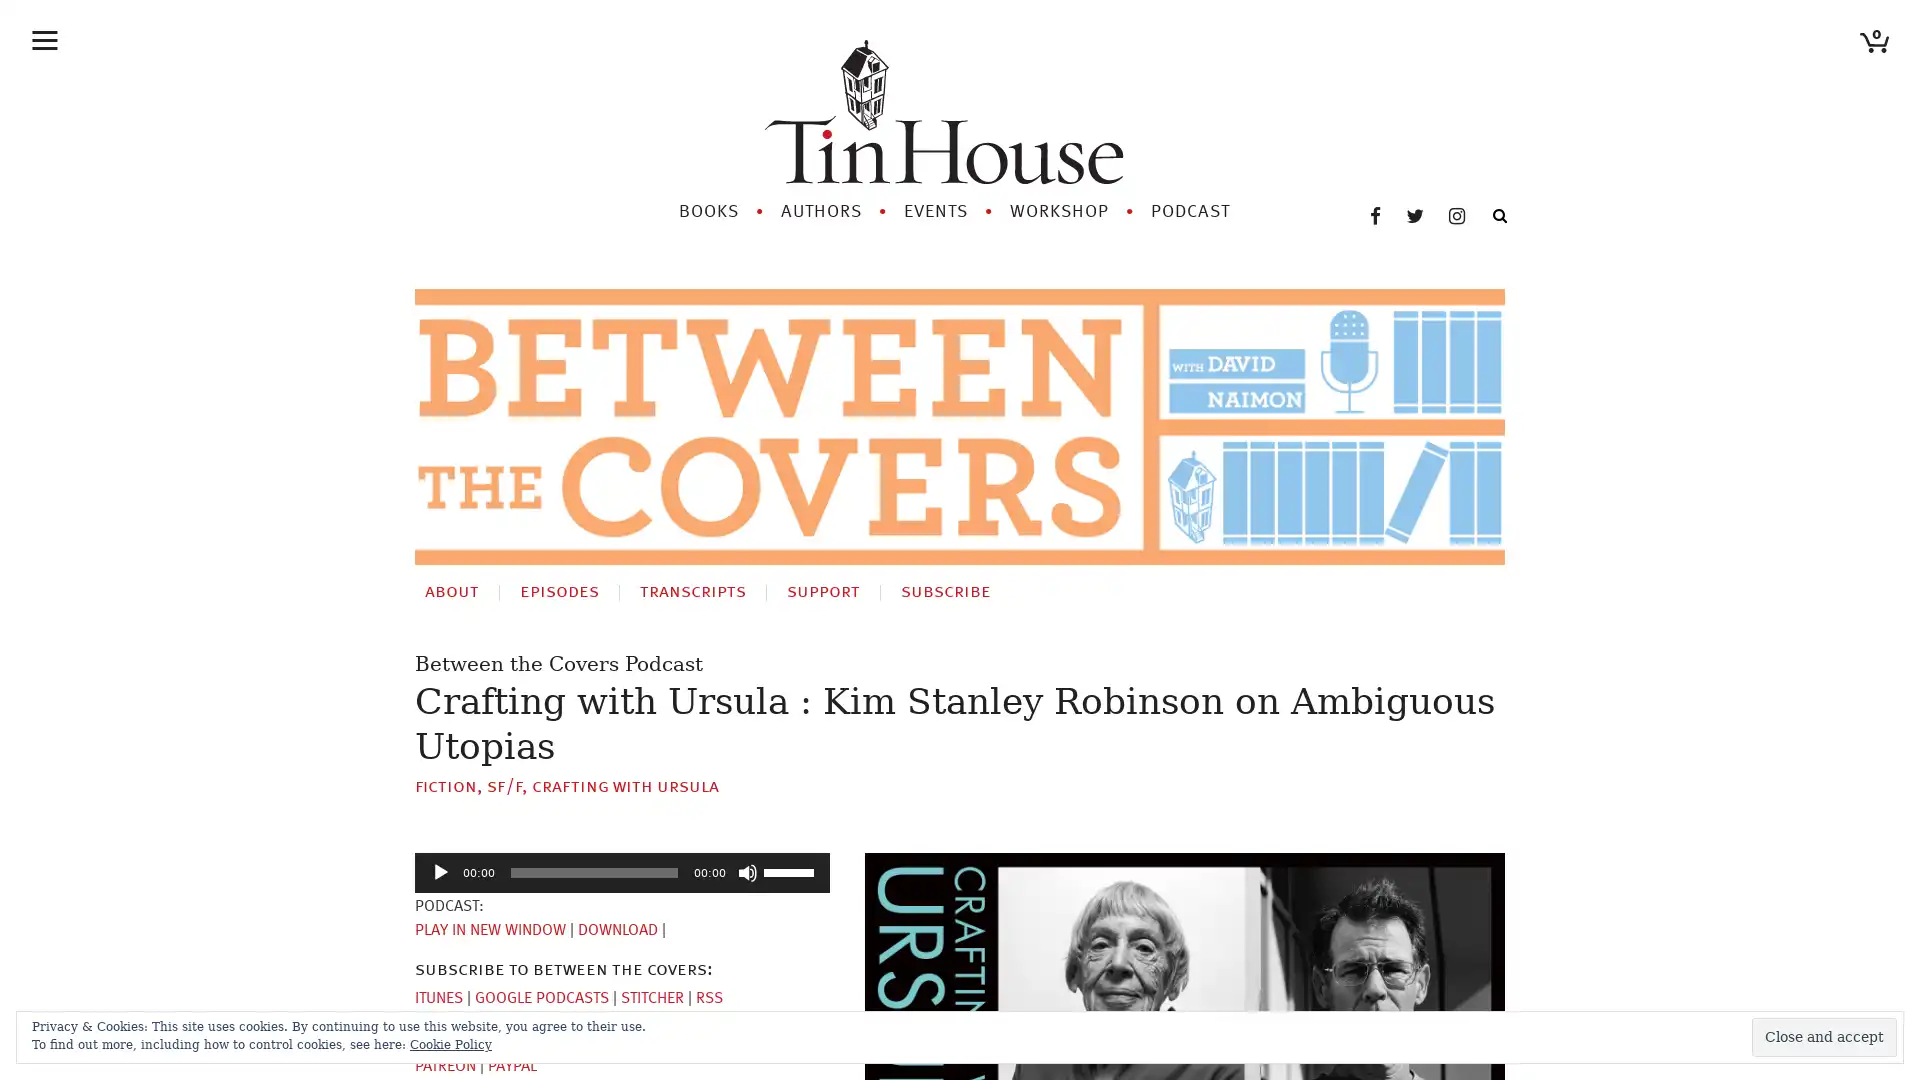 This screenshot has width=1920, height=1080. Describe the element at coordinates (440, 847) in the screenshot. I see `Play` at that location.